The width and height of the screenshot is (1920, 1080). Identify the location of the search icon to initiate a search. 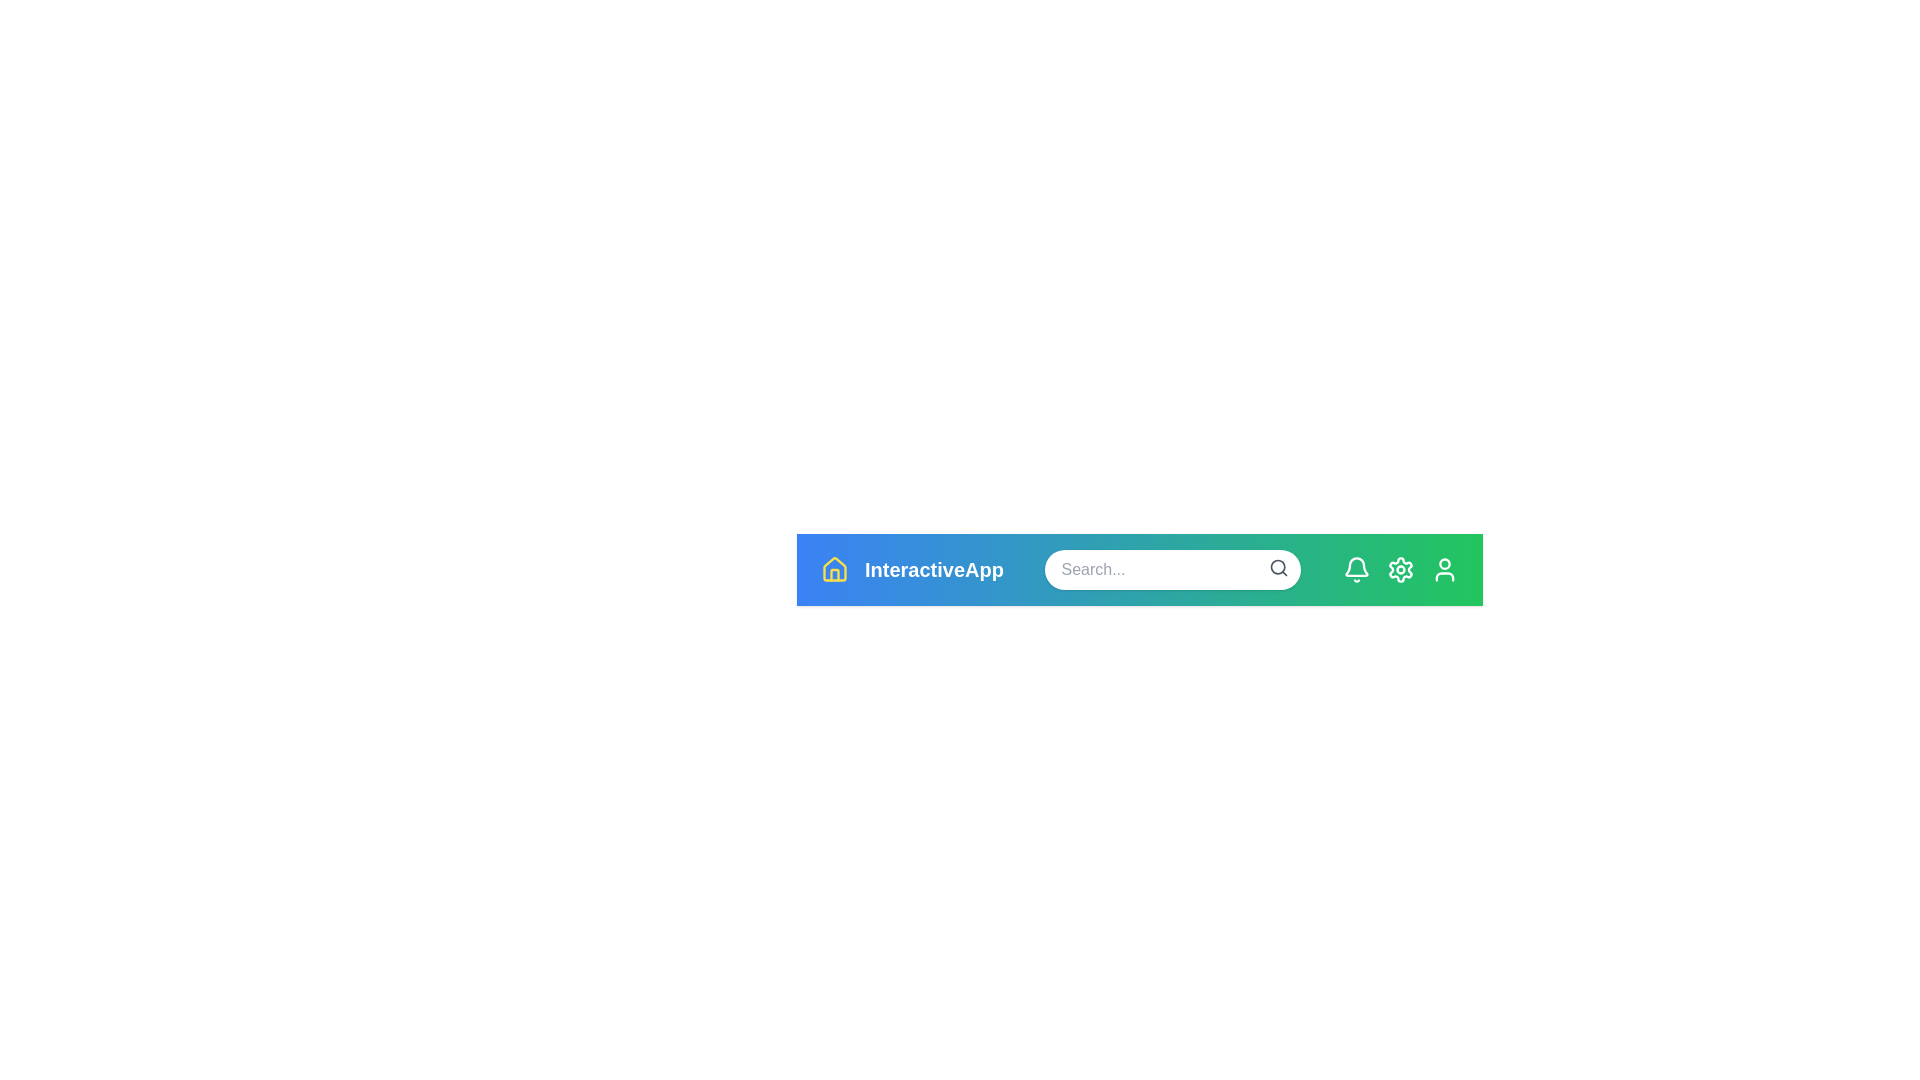
(1277, 567).